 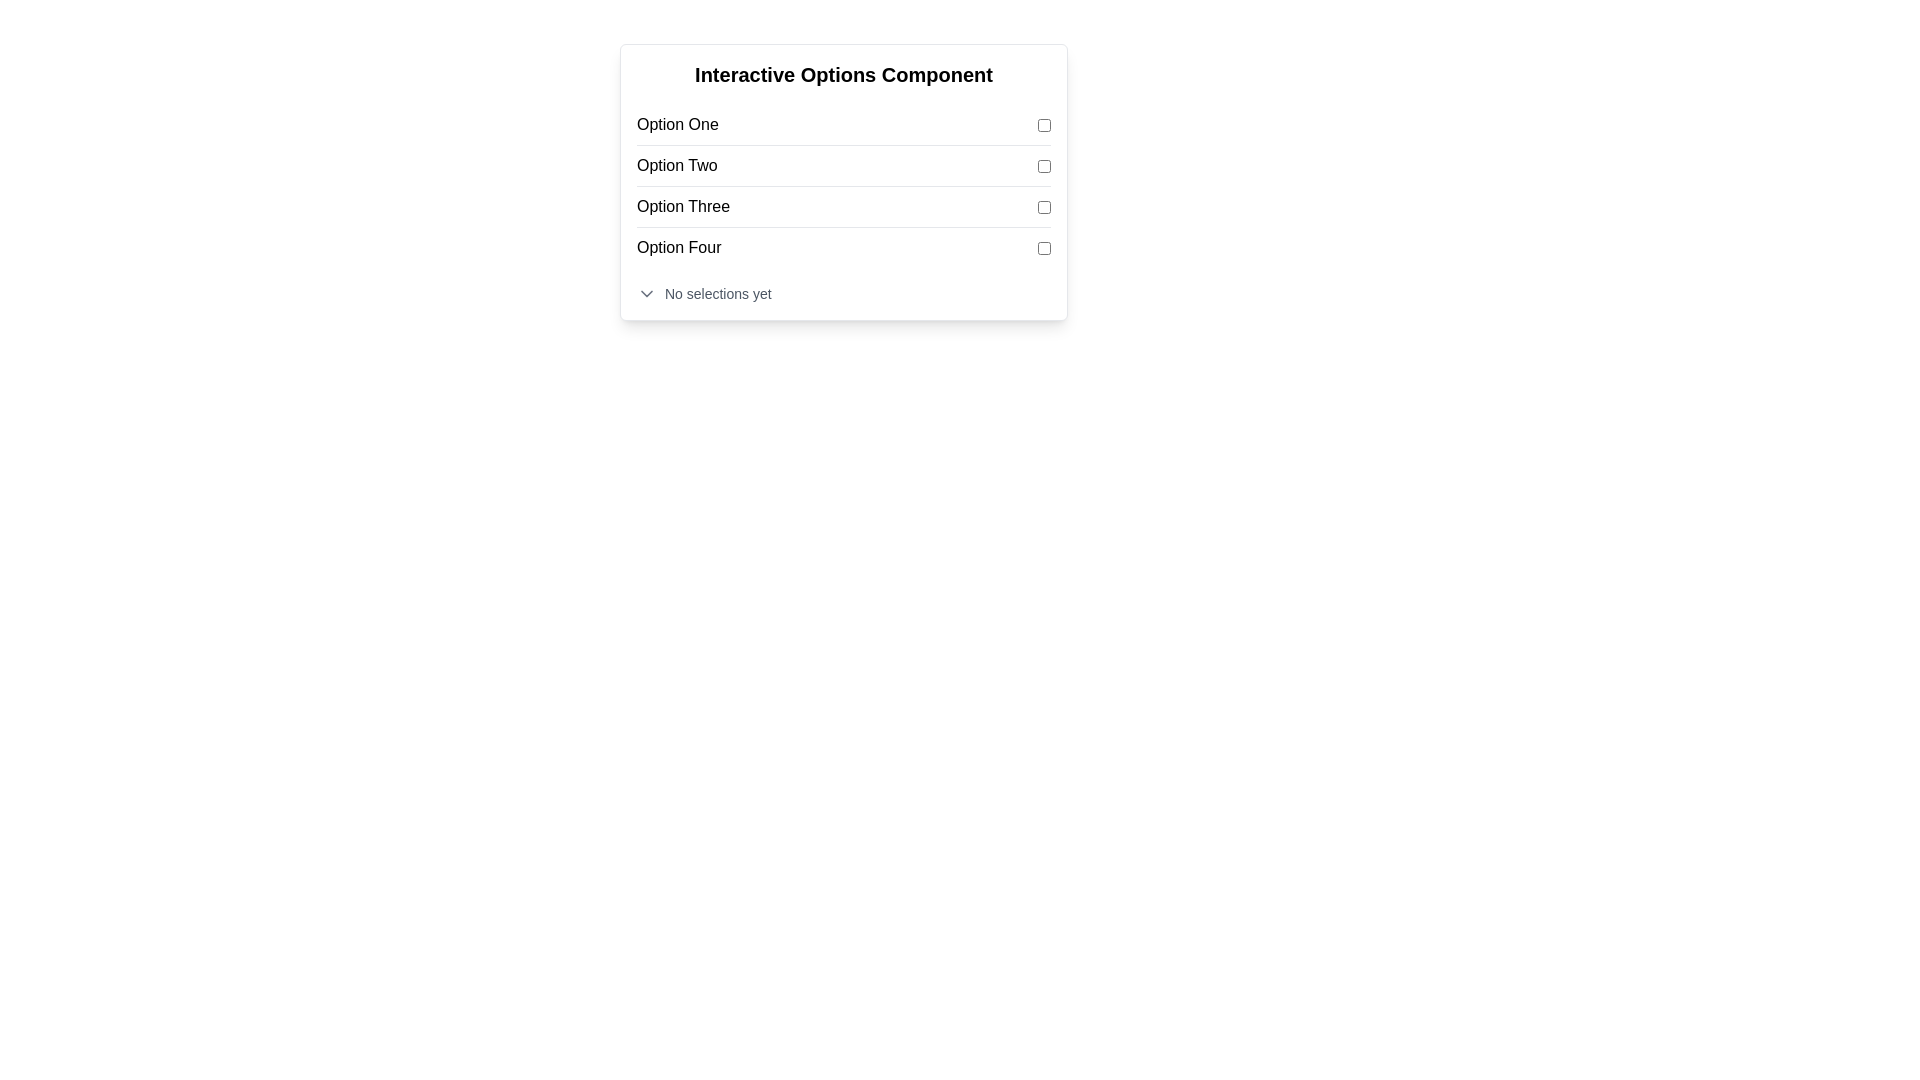 What do you see at coordinates (683, 207) in the screenshot?
I see `the label displaying 'Option Three', which is the third item in a vertical list of options within the 'Interactive Options Component'` at bounding box center [683, 207].